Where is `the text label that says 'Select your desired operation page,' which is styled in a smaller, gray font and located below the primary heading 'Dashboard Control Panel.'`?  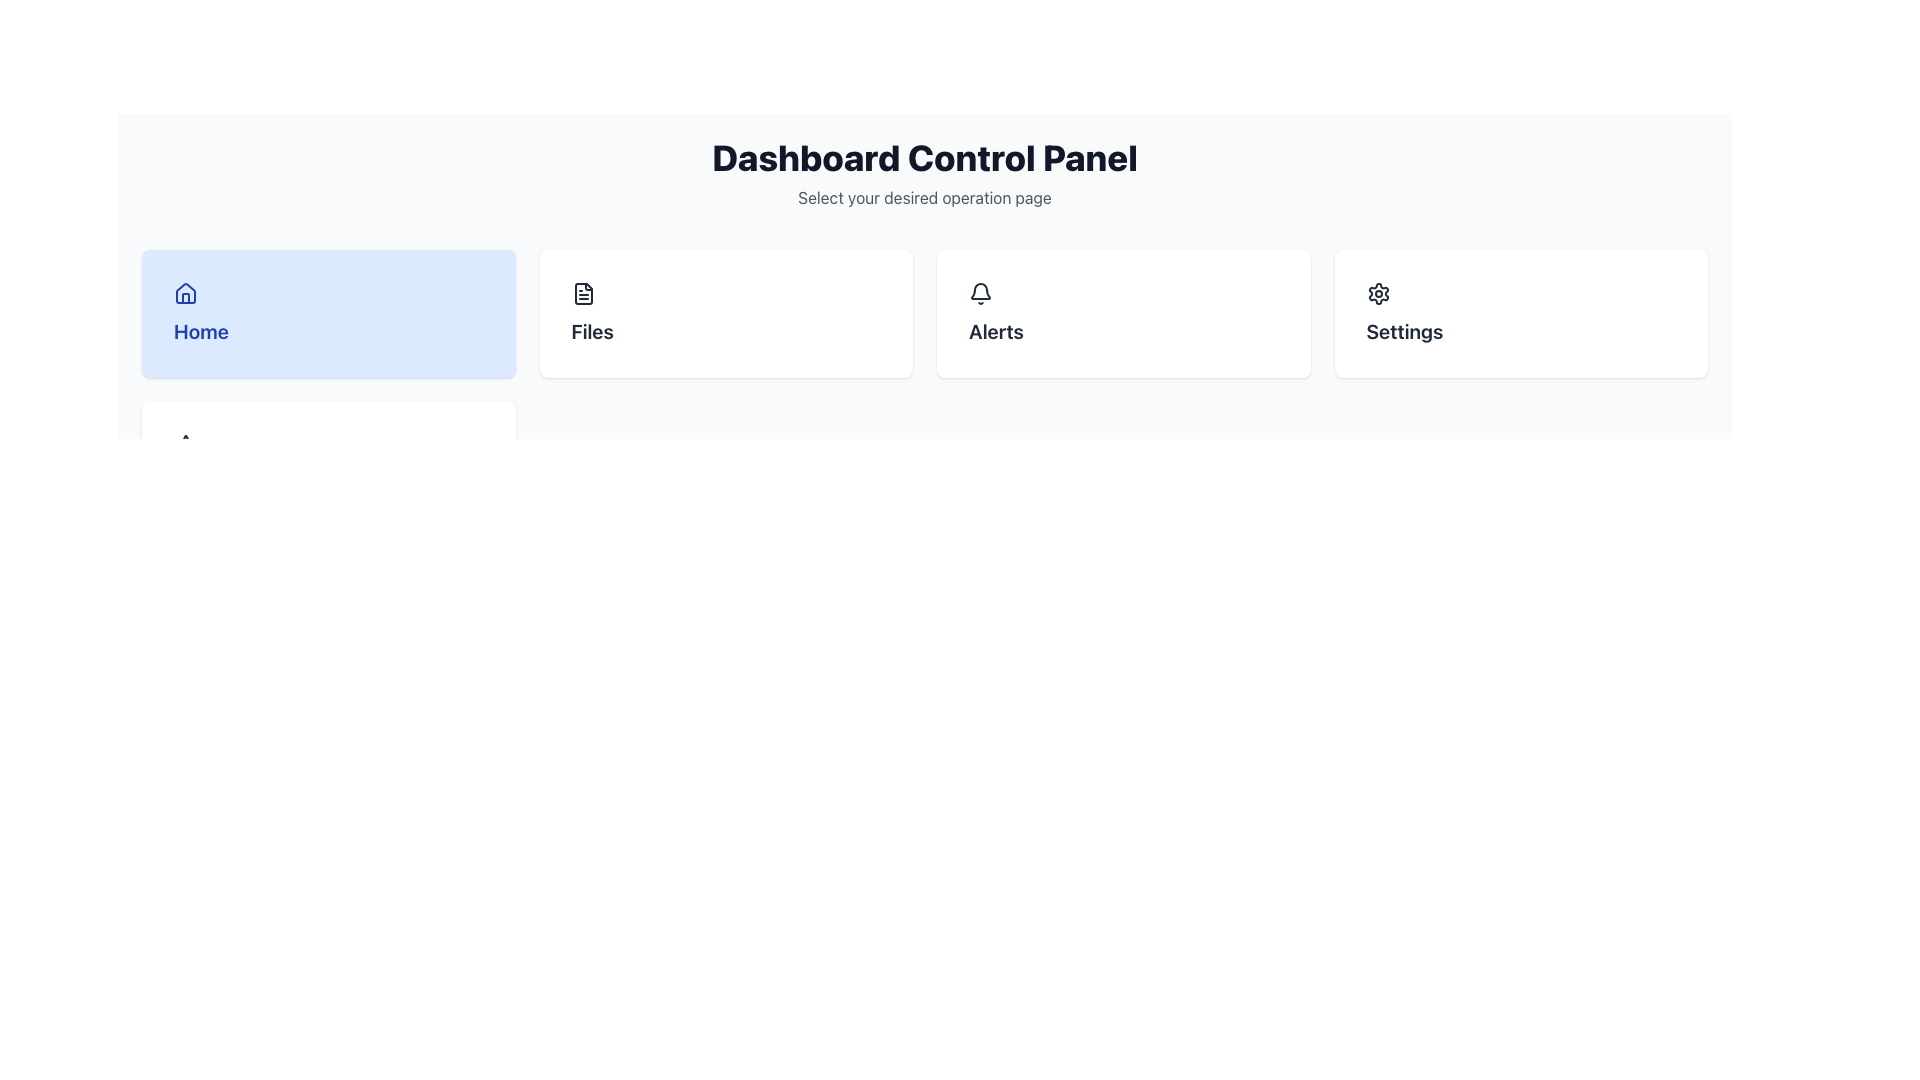
the text label that says 'Select your desired operation page,' which is styled in a smaller, gray font and located below the primary heading 'Dashboard Control Panel.' is located at coordinates (924, 197).